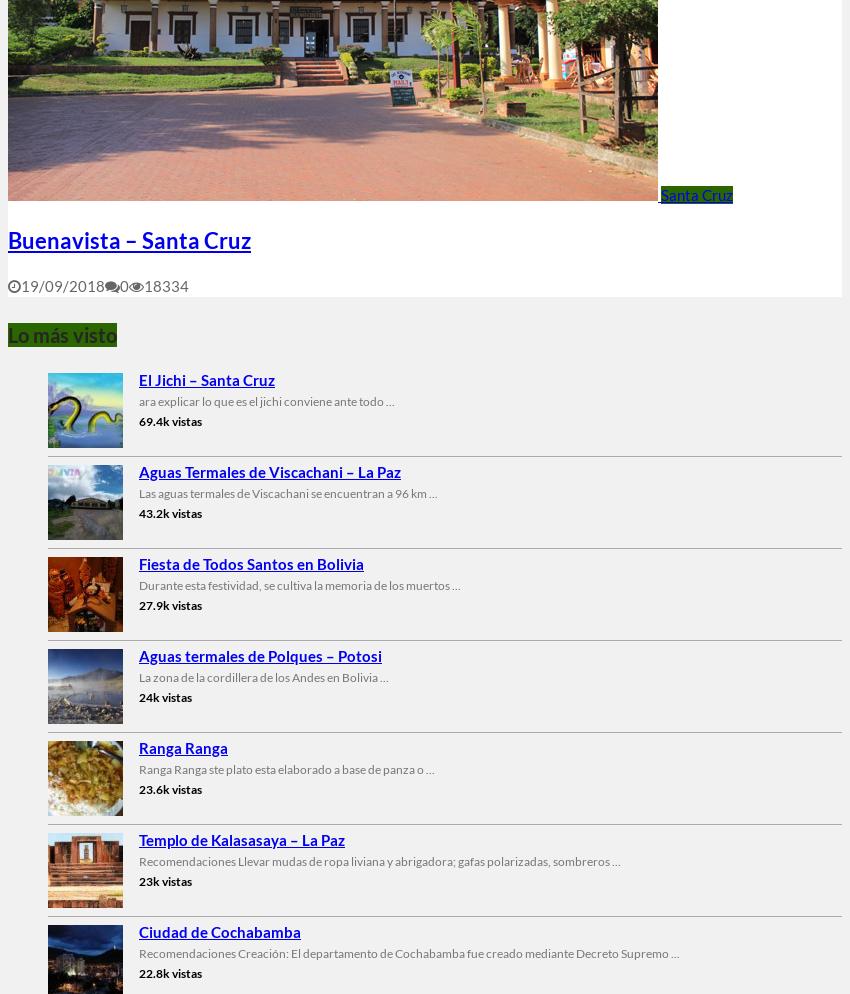  Describe the element at coordinates (165, 880) in the screenshot. I see `'23k vistas'` at that location.